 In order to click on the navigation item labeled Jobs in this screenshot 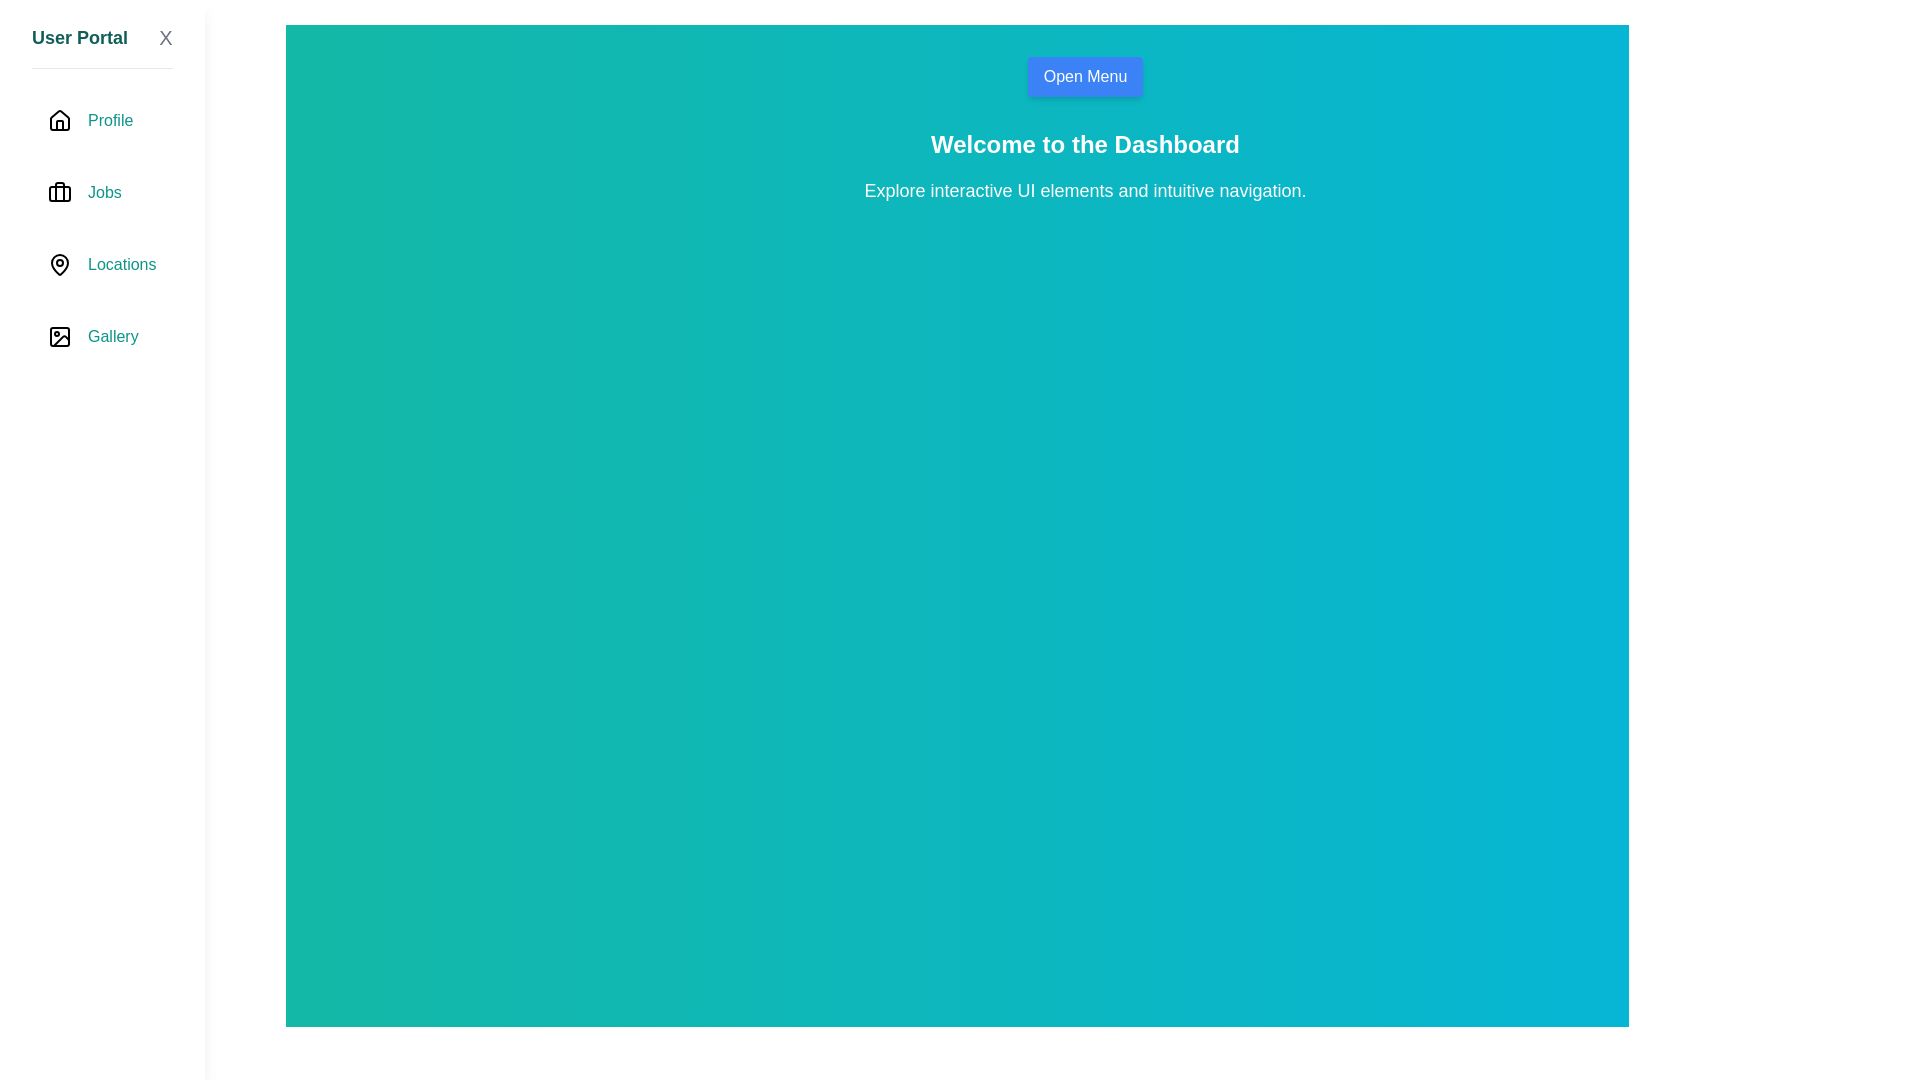, I will do `click(101, 192)`.